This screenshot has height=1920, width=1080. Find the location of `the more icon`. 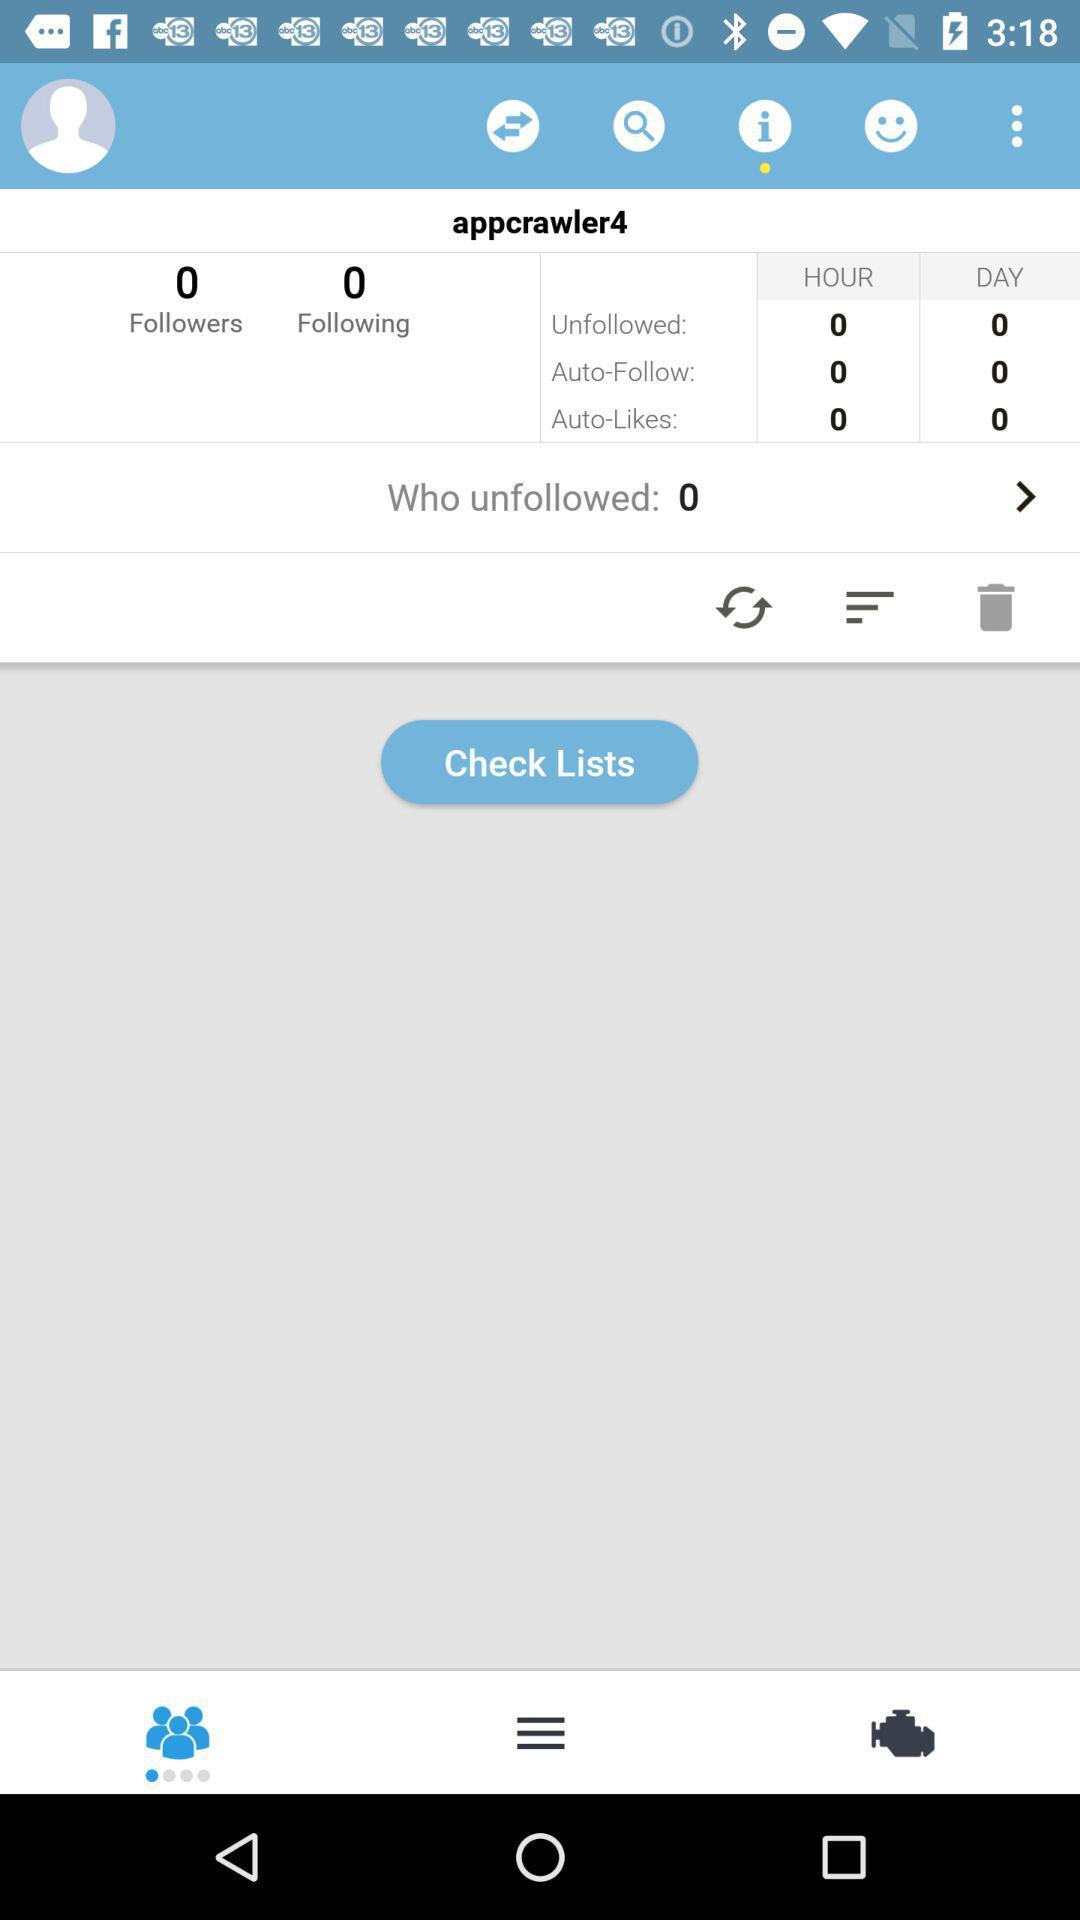

the more icon is located at coordinates (540, 1730).